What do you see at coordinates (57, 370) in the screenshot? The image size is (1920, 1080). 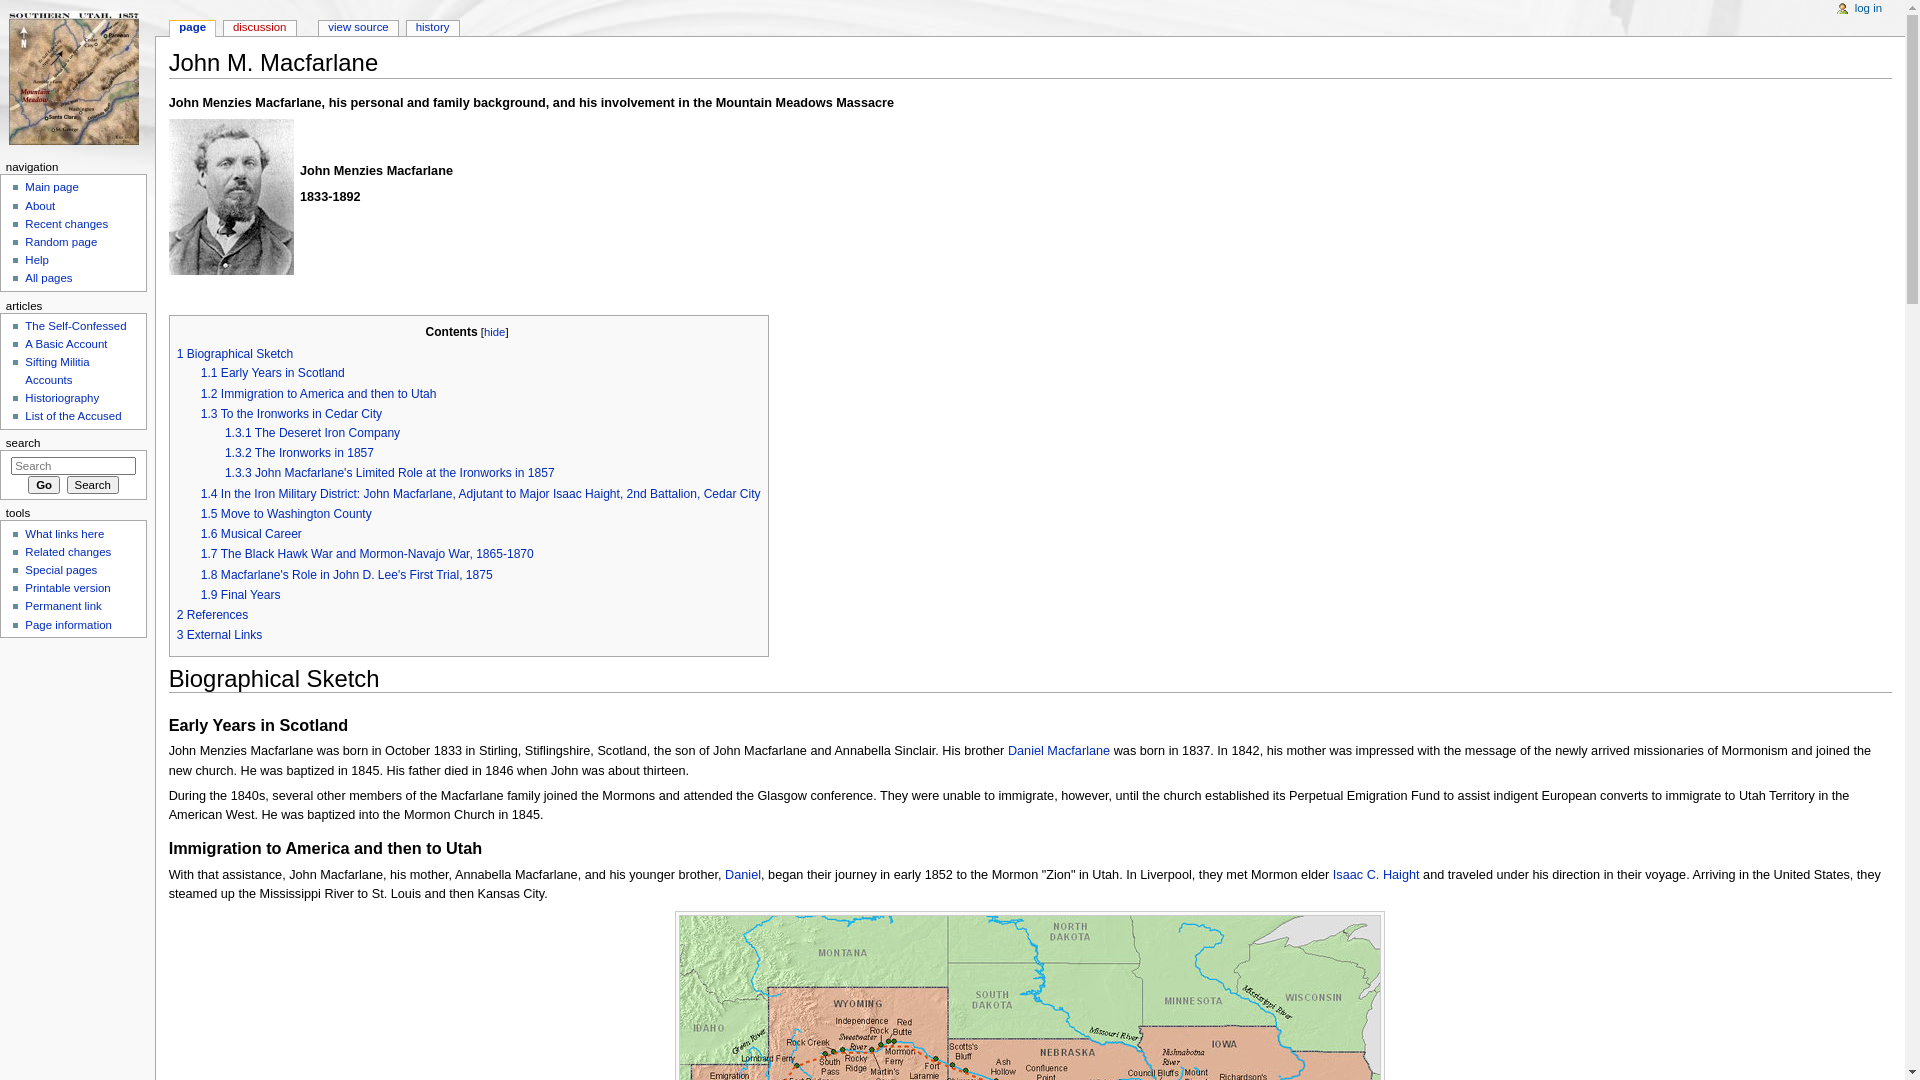 I see `'Sifting Militia Accounts'` at bounding box center [57, 370].